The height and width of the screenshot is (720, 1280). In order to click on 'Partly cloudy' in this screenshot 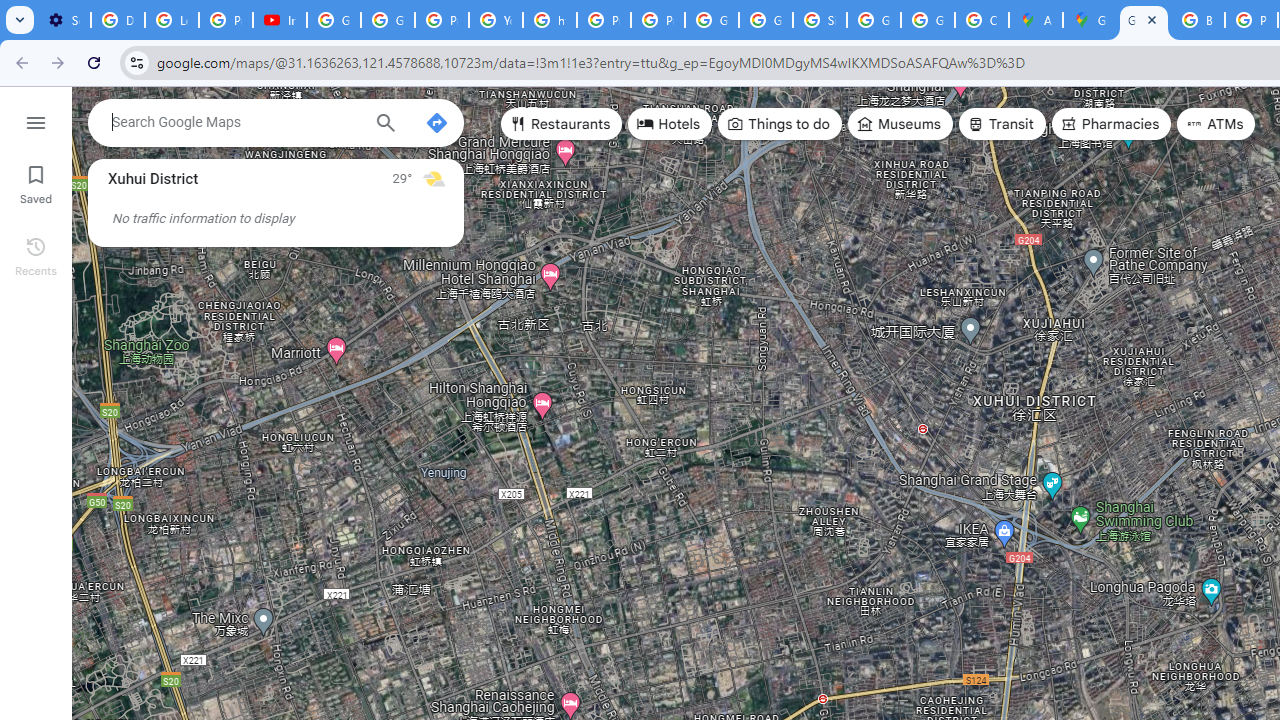, I will do `click(432, 177)`.